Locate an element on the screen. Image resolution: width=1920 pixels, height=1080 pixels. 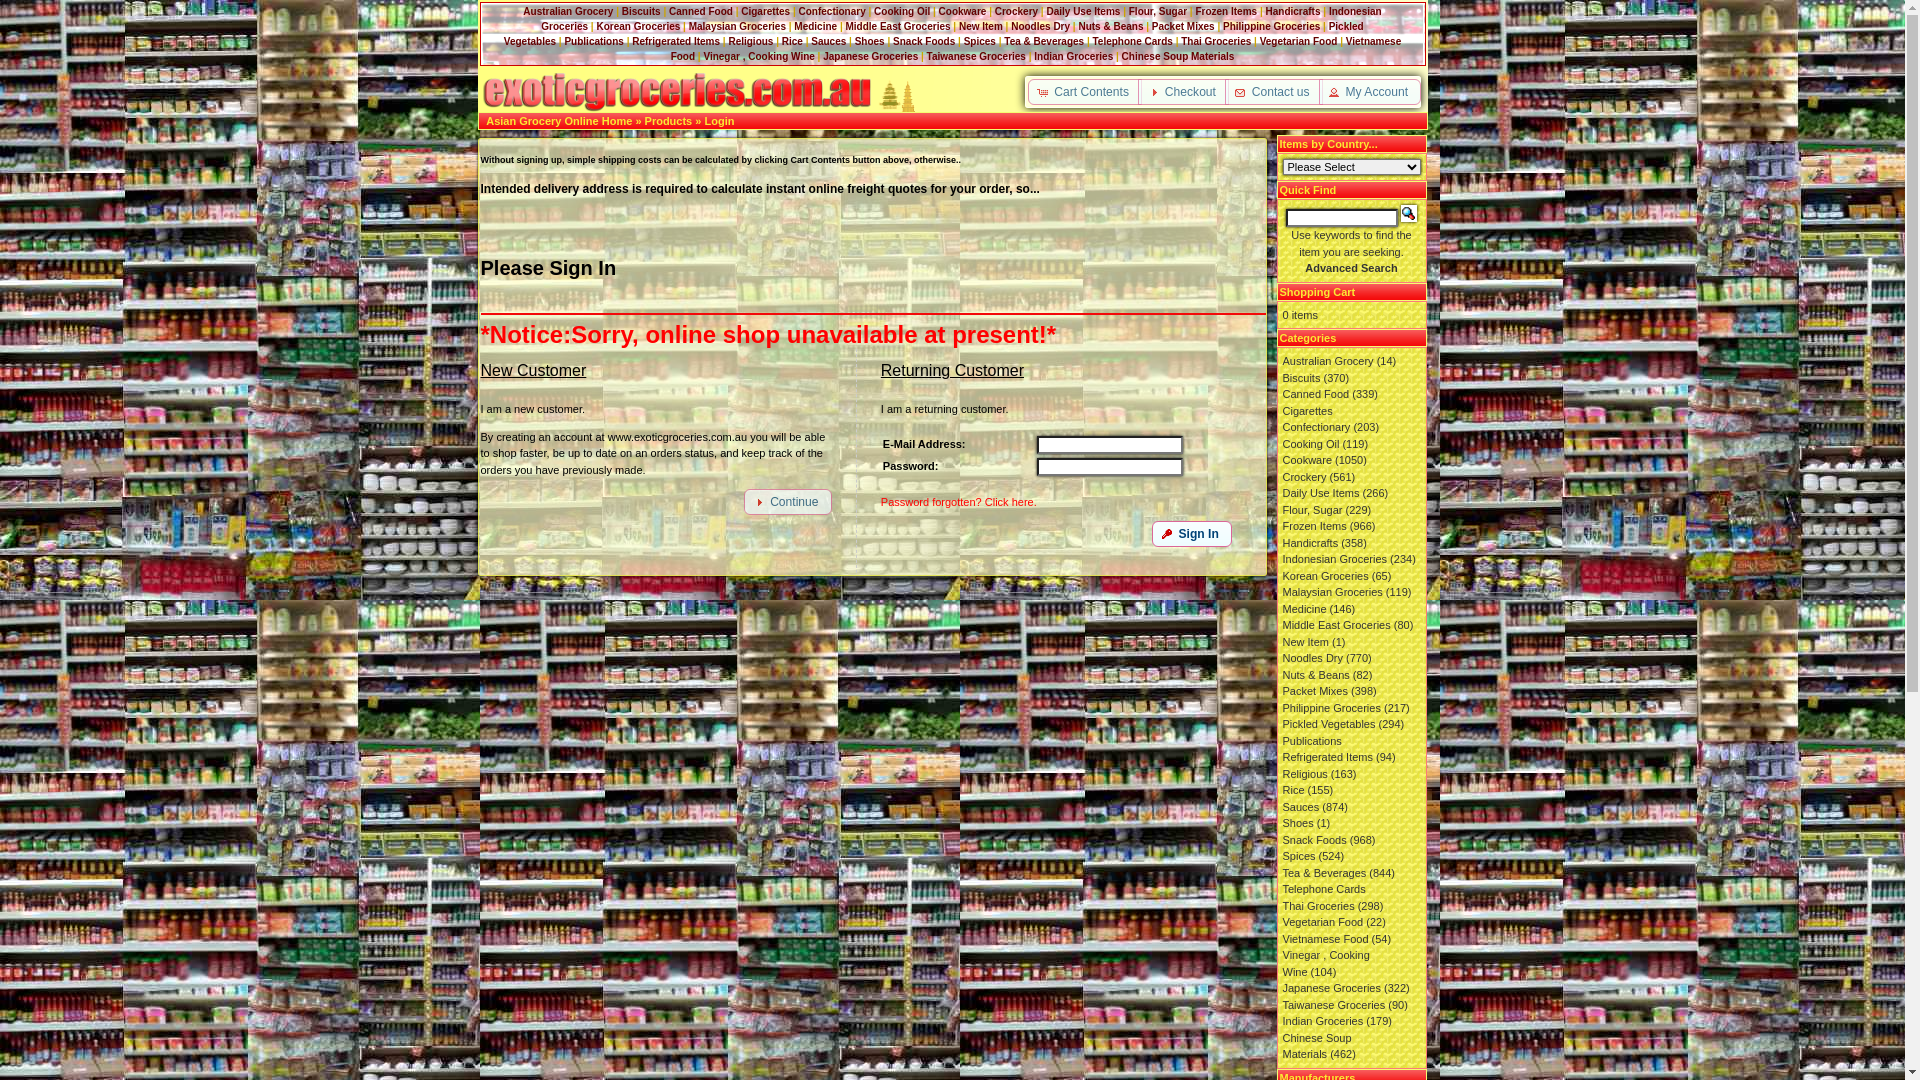
'Crockery' is located at coordinates (994, 11).